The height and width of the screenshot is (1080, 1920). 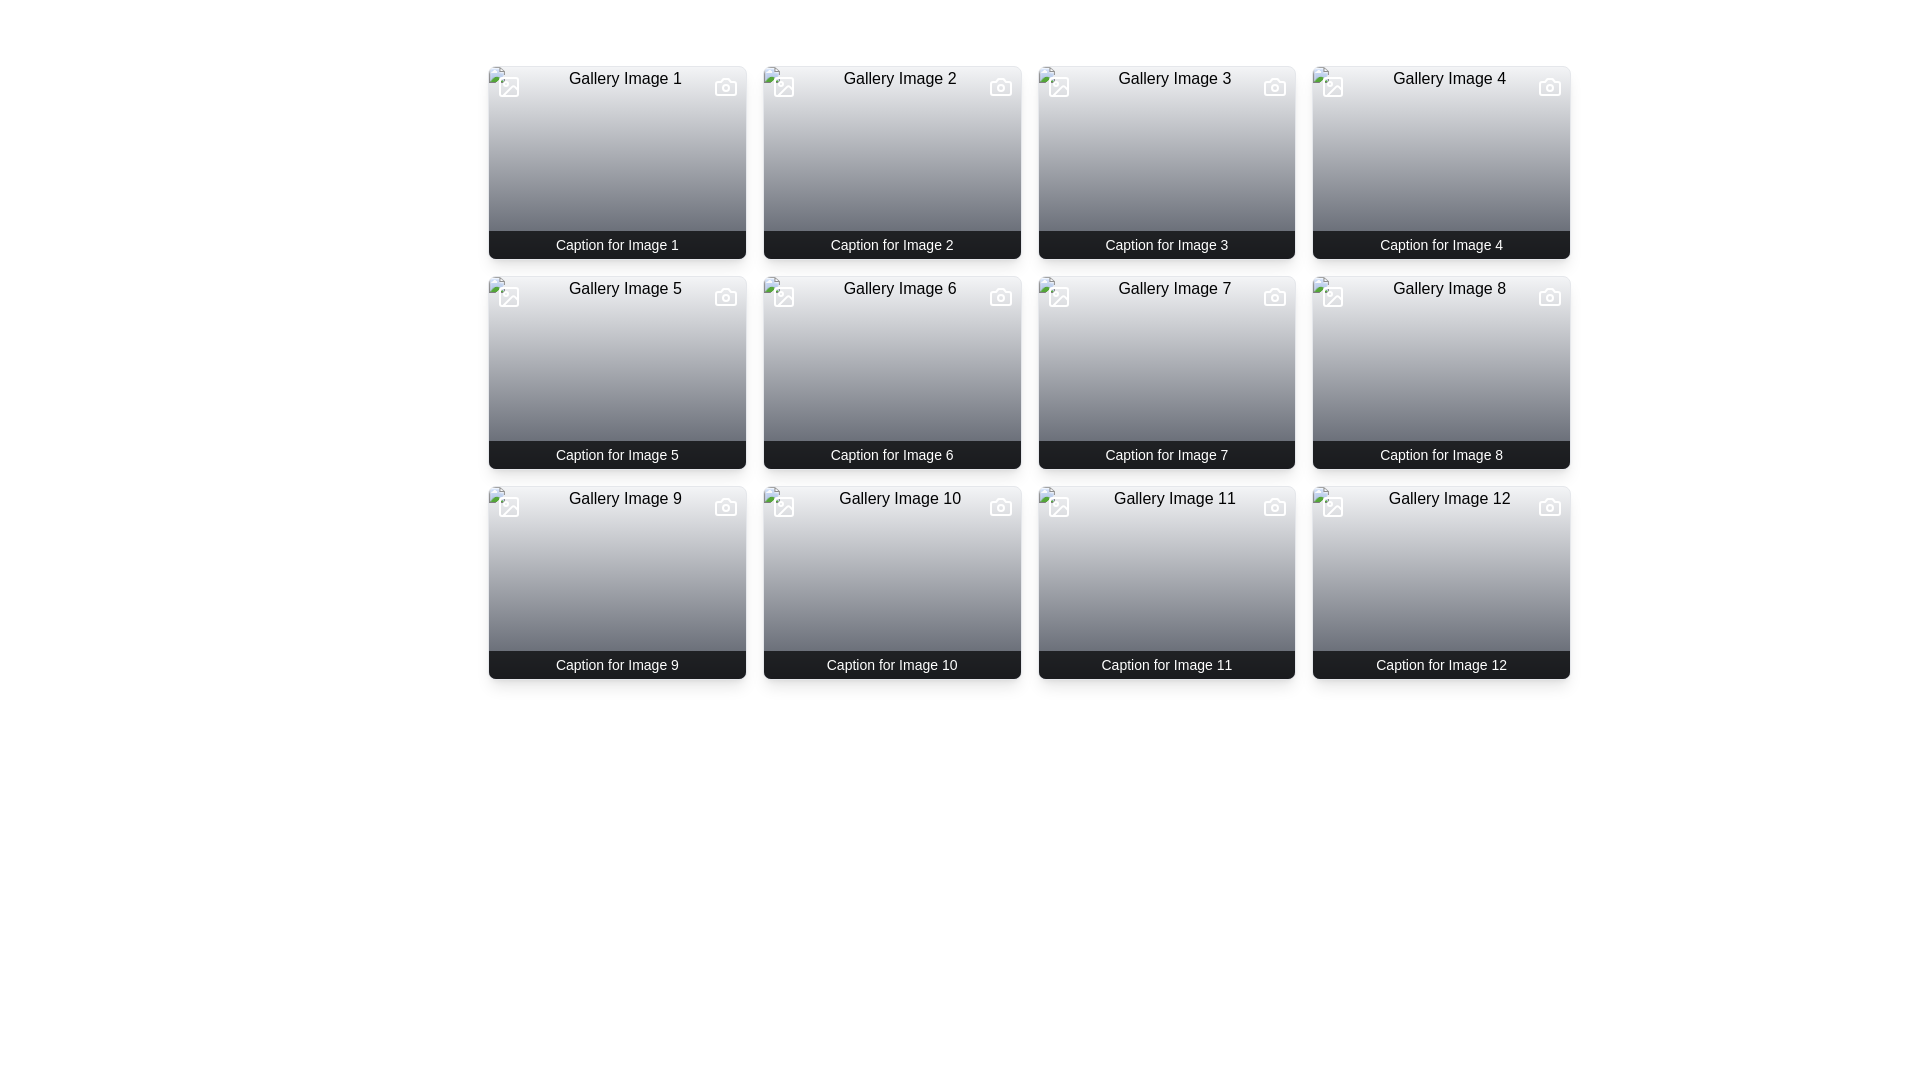 I want to click on the decorative rectangle located in the top-left area of the thumbnail labeled 'Gallery Image 6' within the second row, second column of the grid layout, so click(x=782, y=297).